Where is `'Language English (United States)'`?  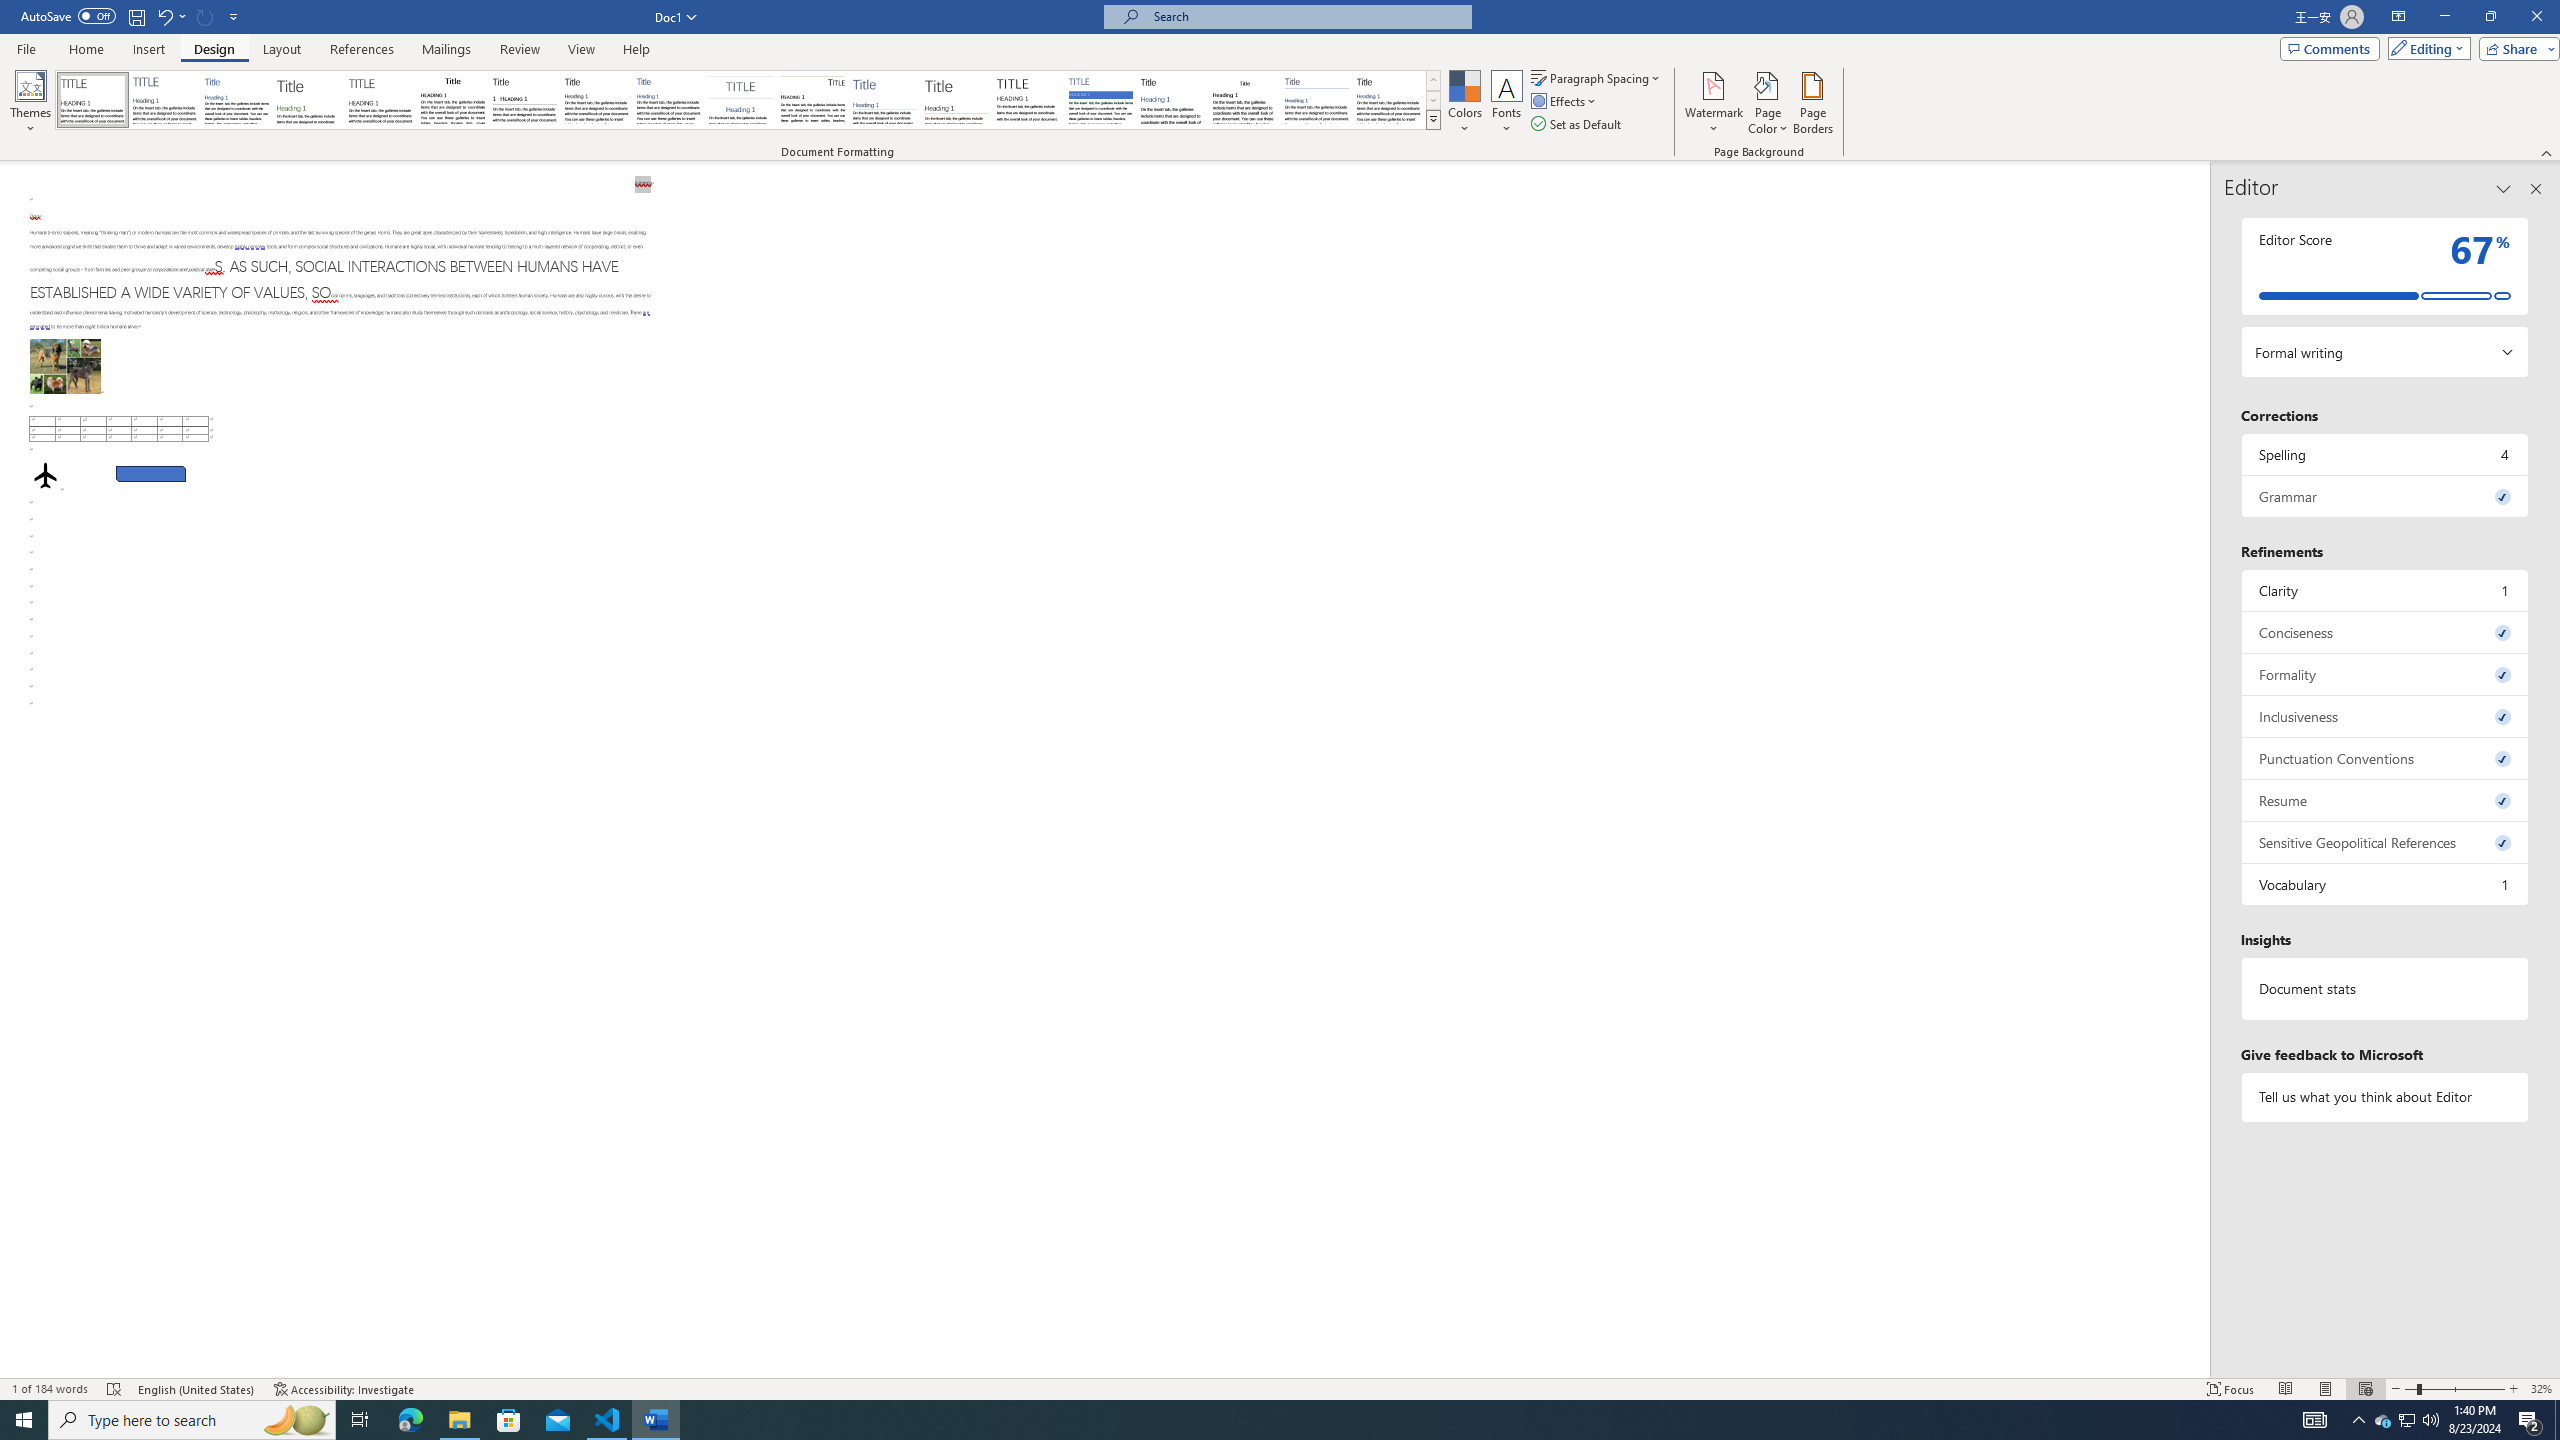
'Language English (United States)' is located at coordinates (196, 1389).